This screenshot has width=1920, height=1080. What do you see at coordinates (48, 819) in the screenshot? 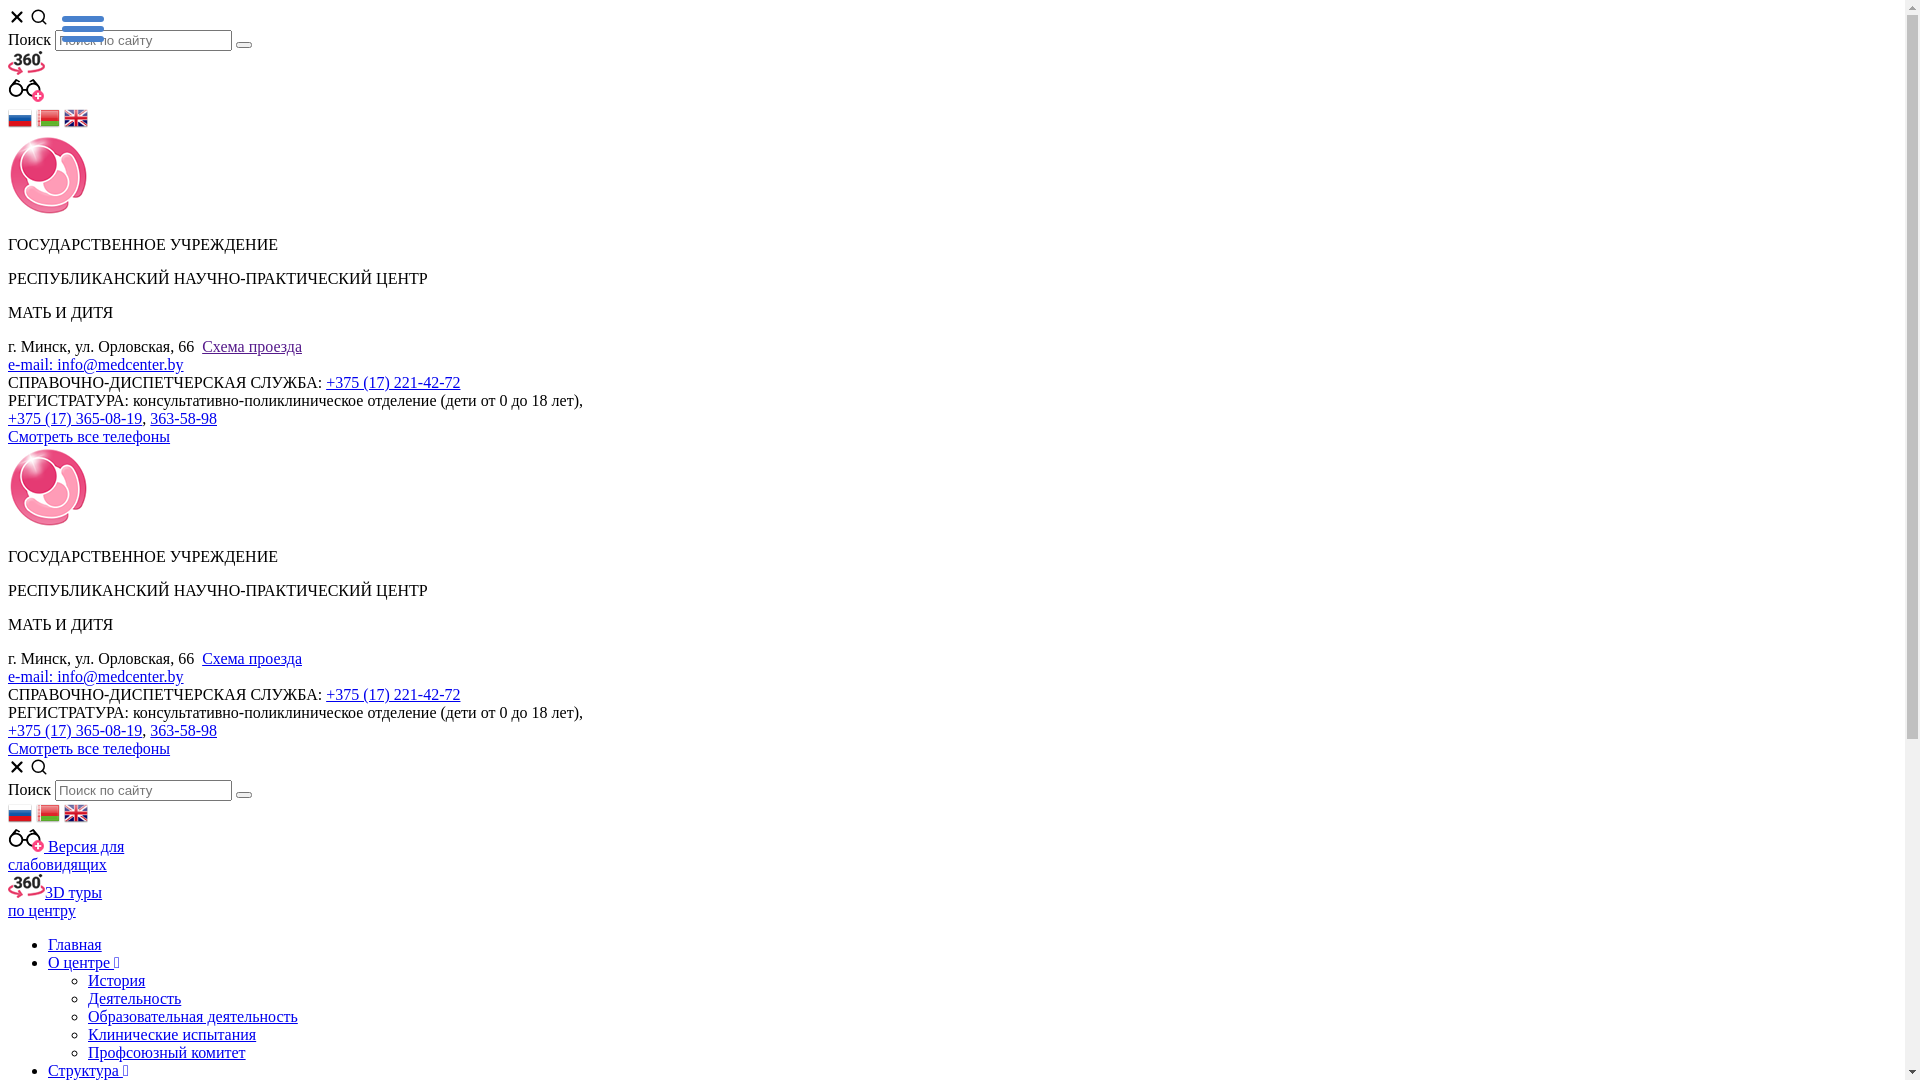
I see `'Belarusian'` at bounding box center [48, 819].